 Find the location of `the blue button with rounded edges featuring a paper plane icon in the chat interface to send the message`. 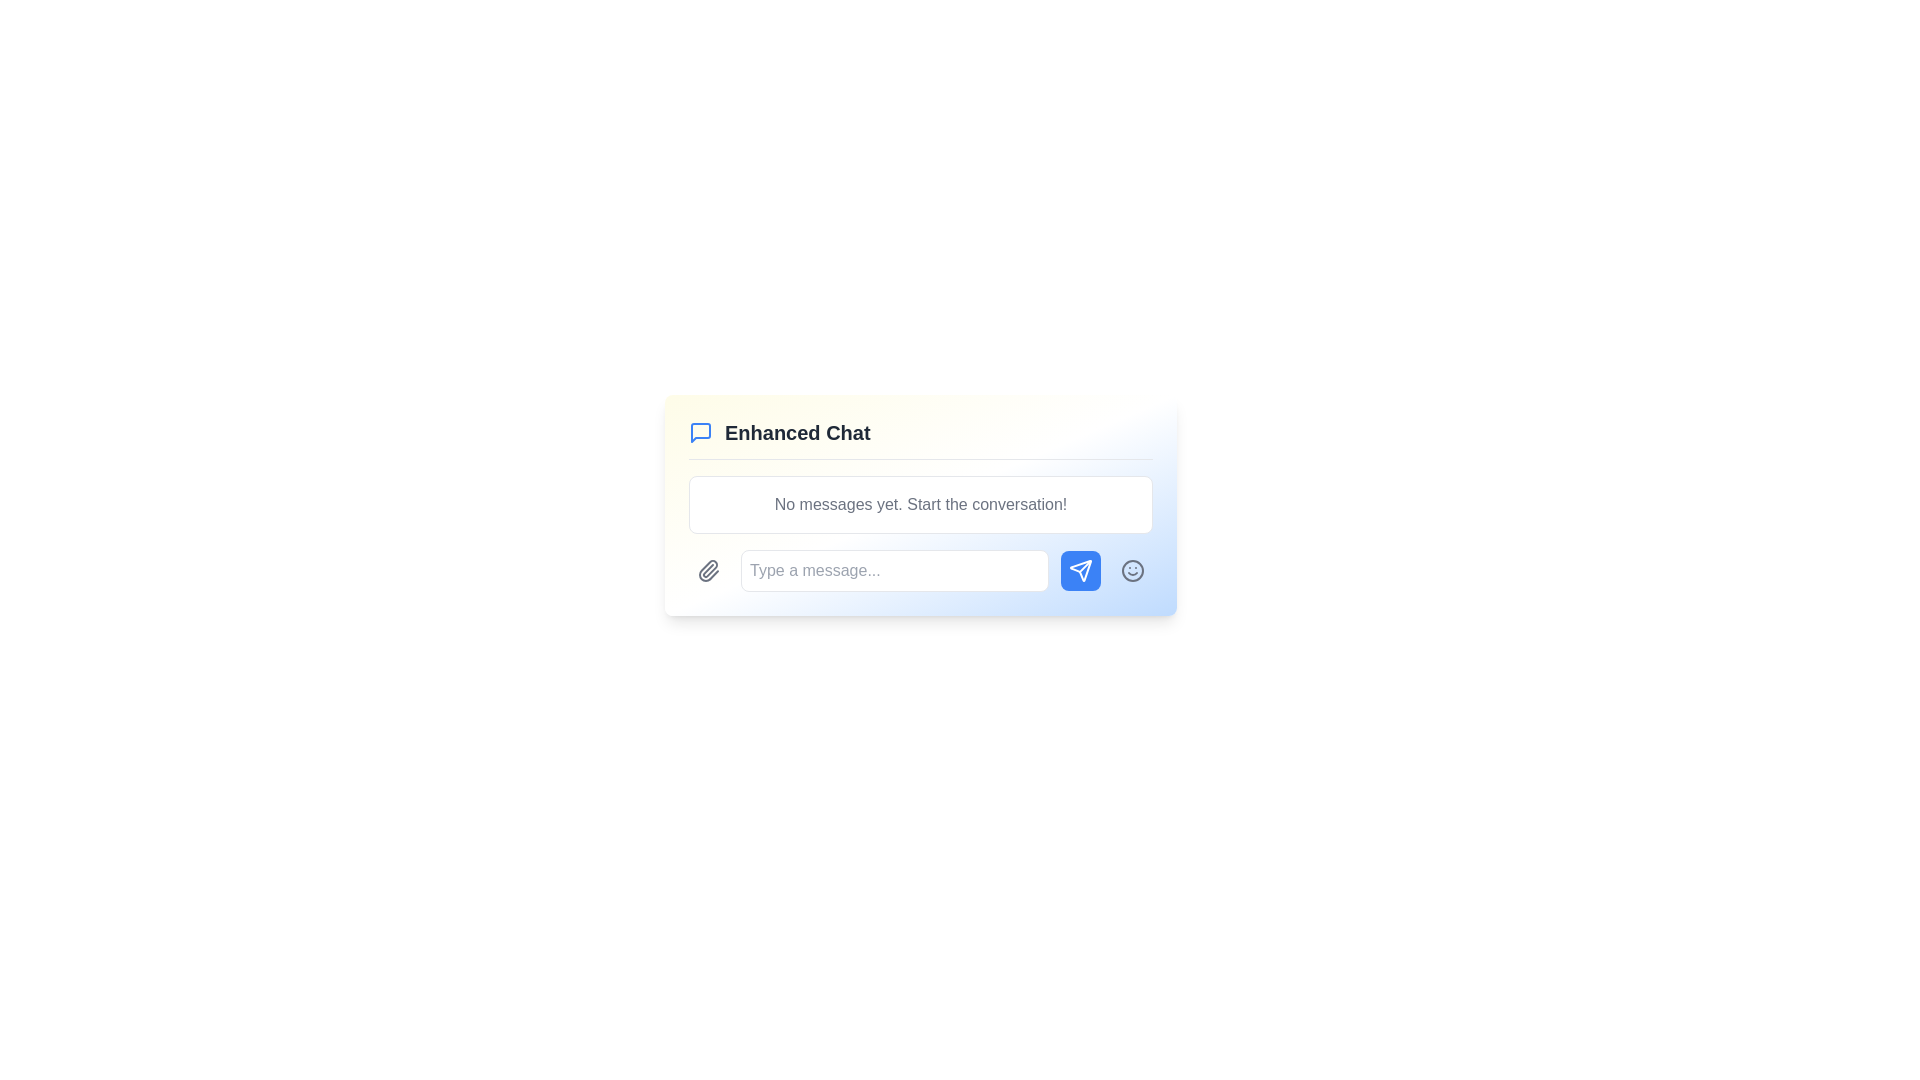

the blue button with rounded edges featuring a paper plane icon in the chat interface to send the message is located at coordinates (1079, 570).